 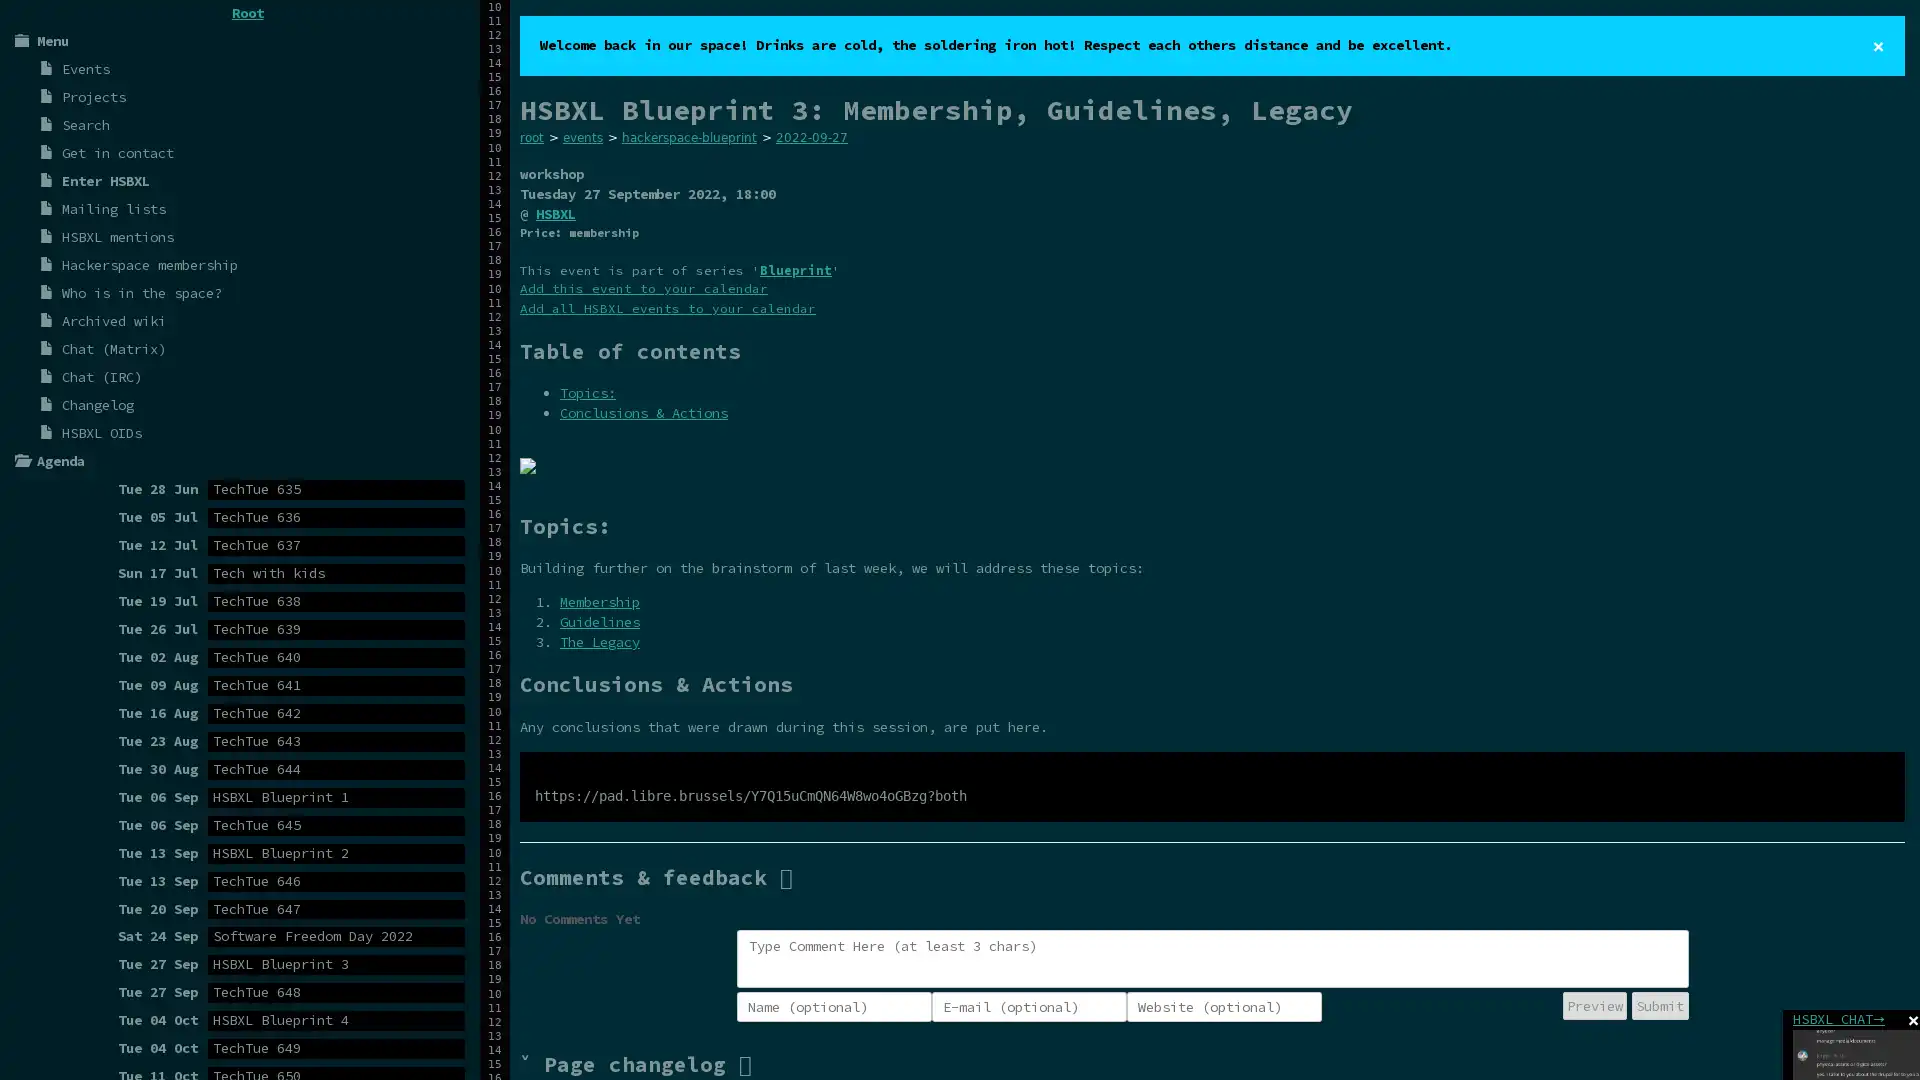 I want to click on Submit, so click(x=1660, y=1006).